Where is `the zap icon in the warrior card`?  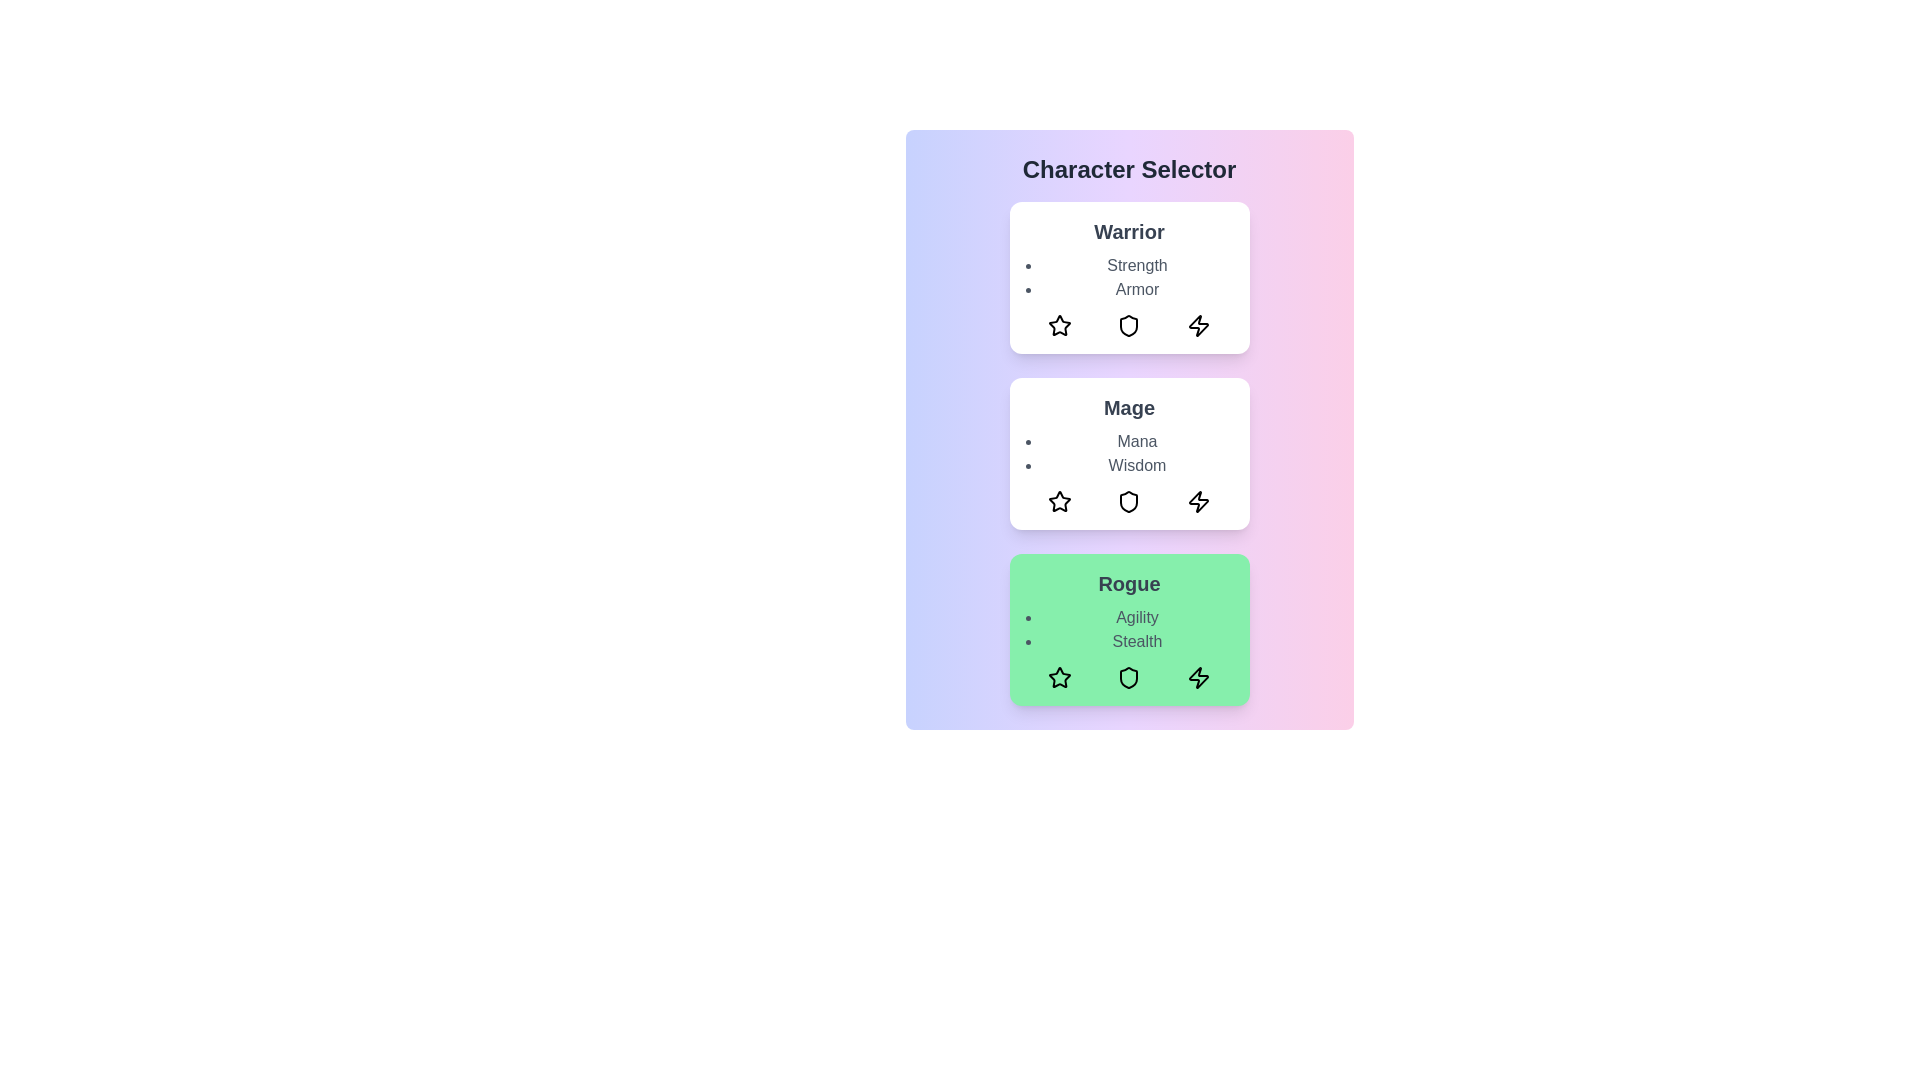
the zap icon in the warrior card is located at coordinates (1198, 325).